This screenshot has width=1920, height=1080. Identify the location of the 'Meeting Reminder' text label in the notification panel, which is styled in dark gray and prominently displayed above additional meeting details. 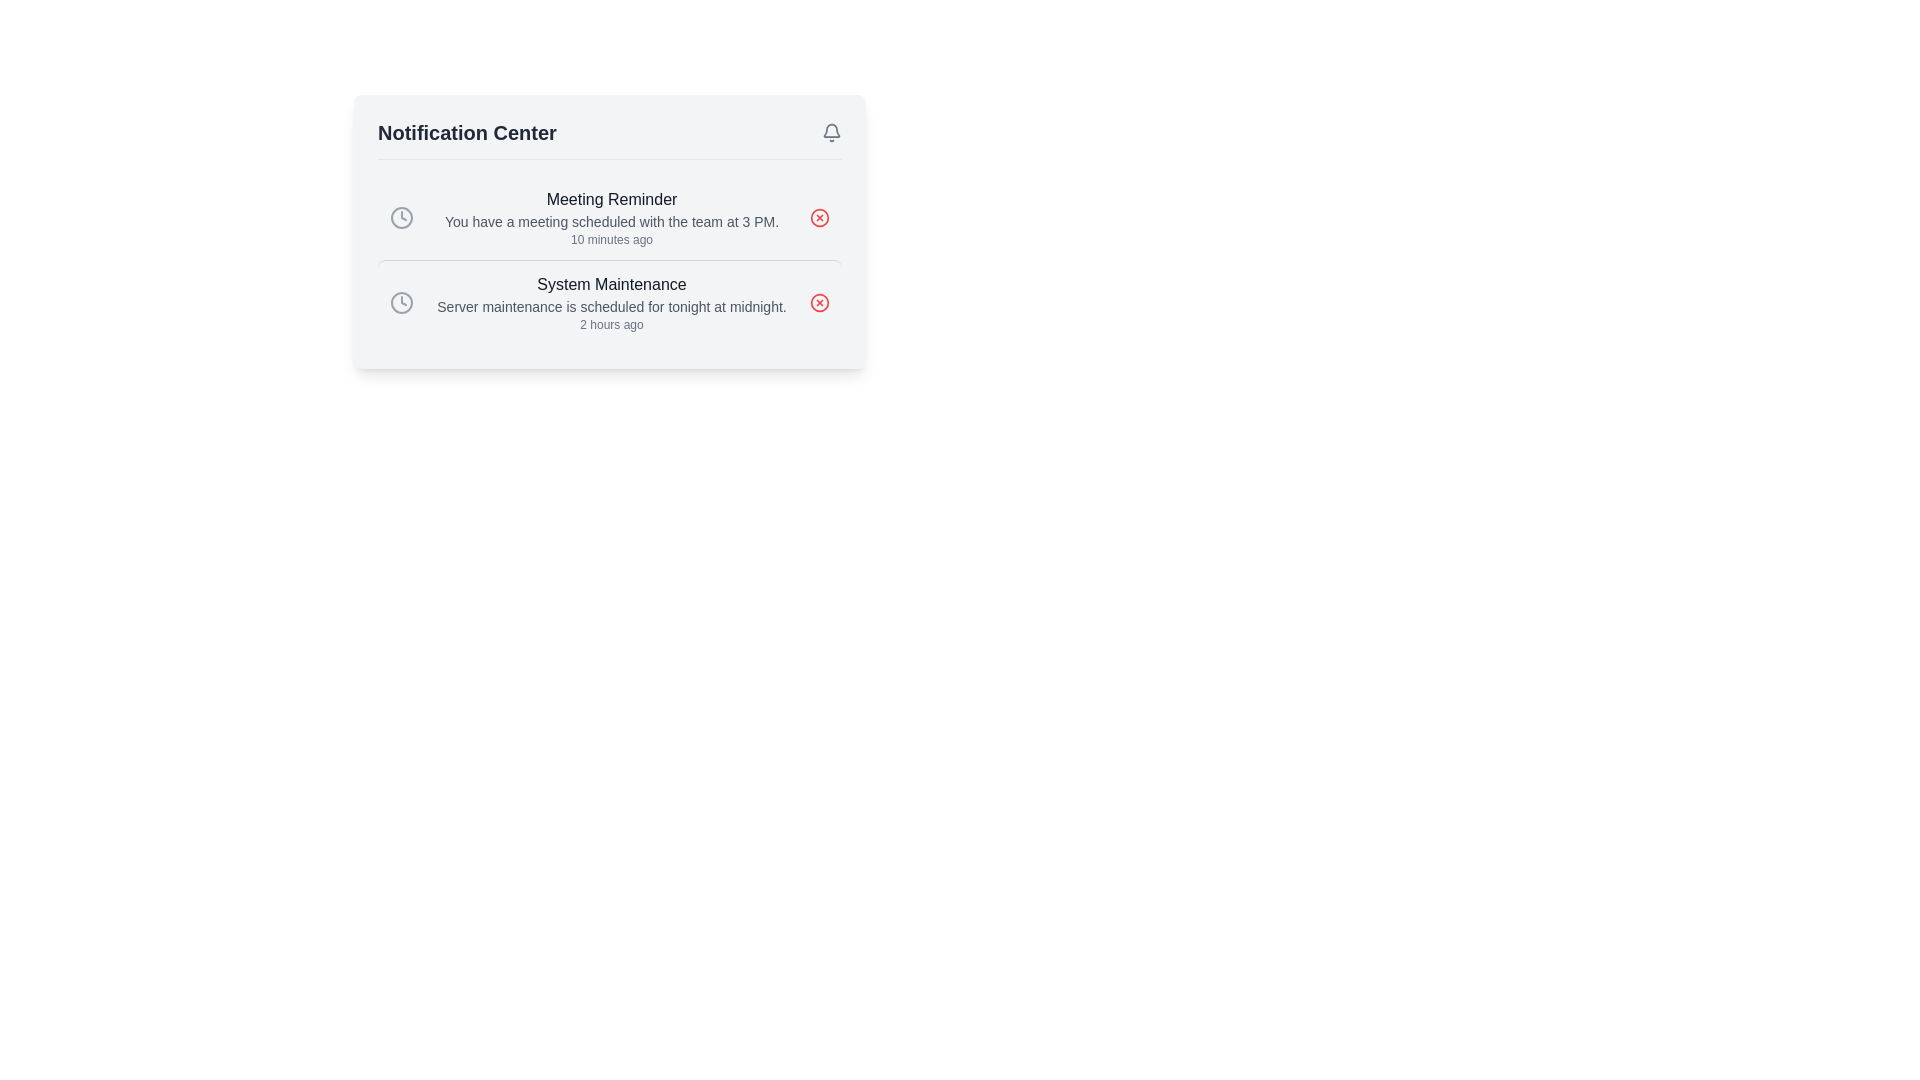
(610, 200).